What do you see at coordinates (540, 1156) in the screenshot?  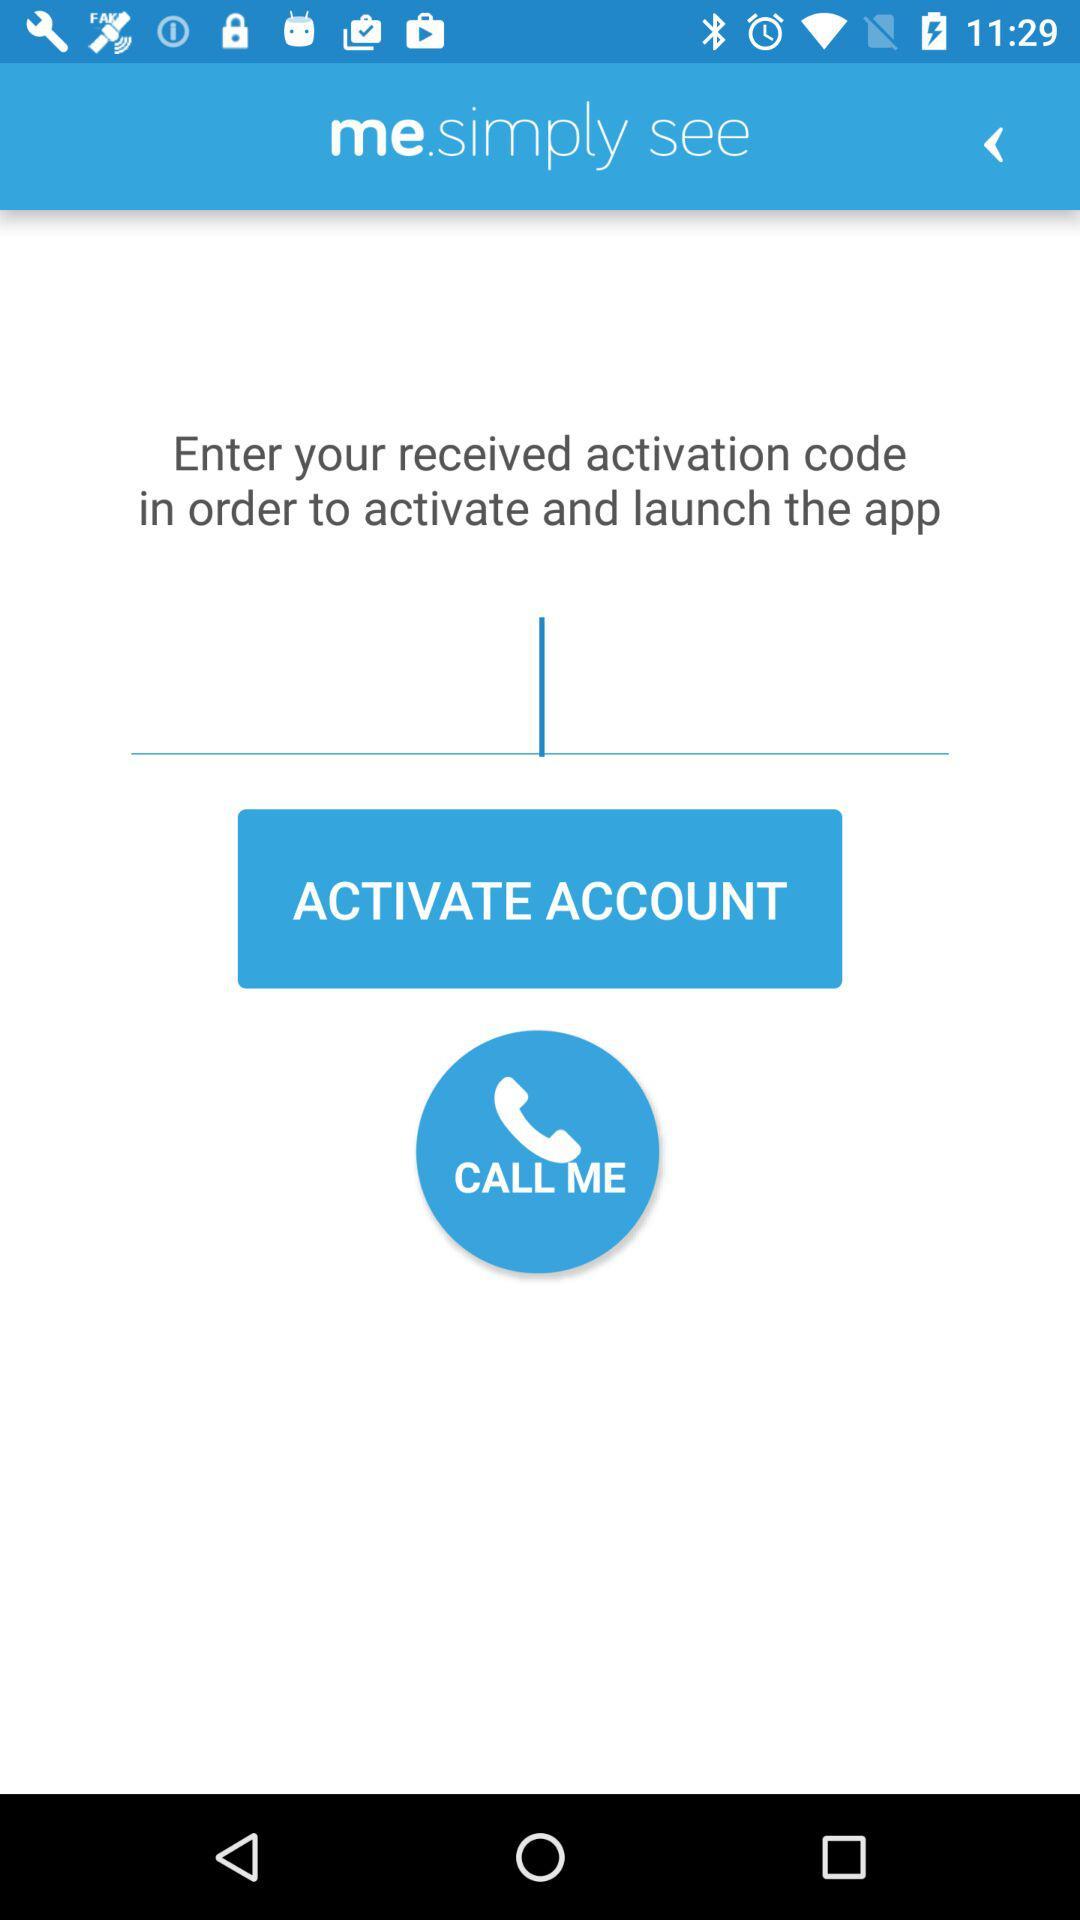 I see `to receive a call for activation code` at bounding box center [540, 1156].